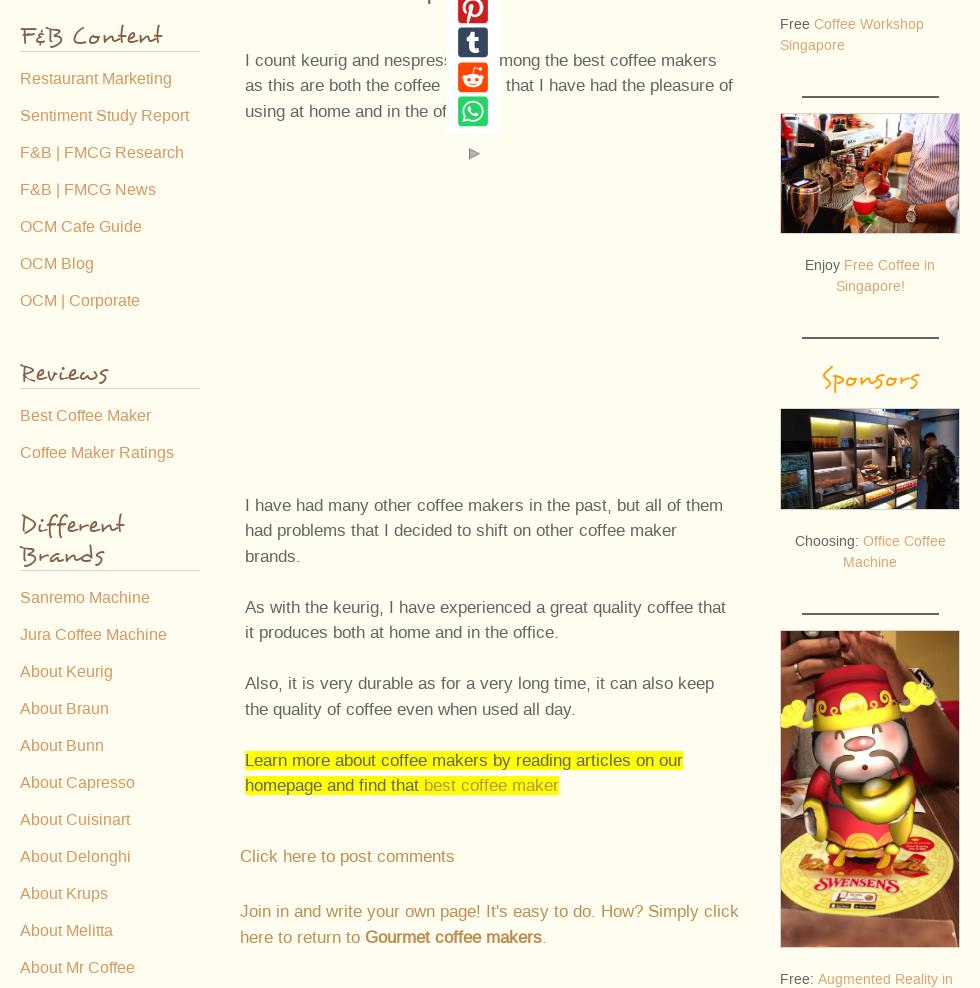 This screenshot has height=988, width=980. What do you see at coordinates (62, 893) in the screenshot?
I see `'About Krups'` at bounding box center [62, 893].